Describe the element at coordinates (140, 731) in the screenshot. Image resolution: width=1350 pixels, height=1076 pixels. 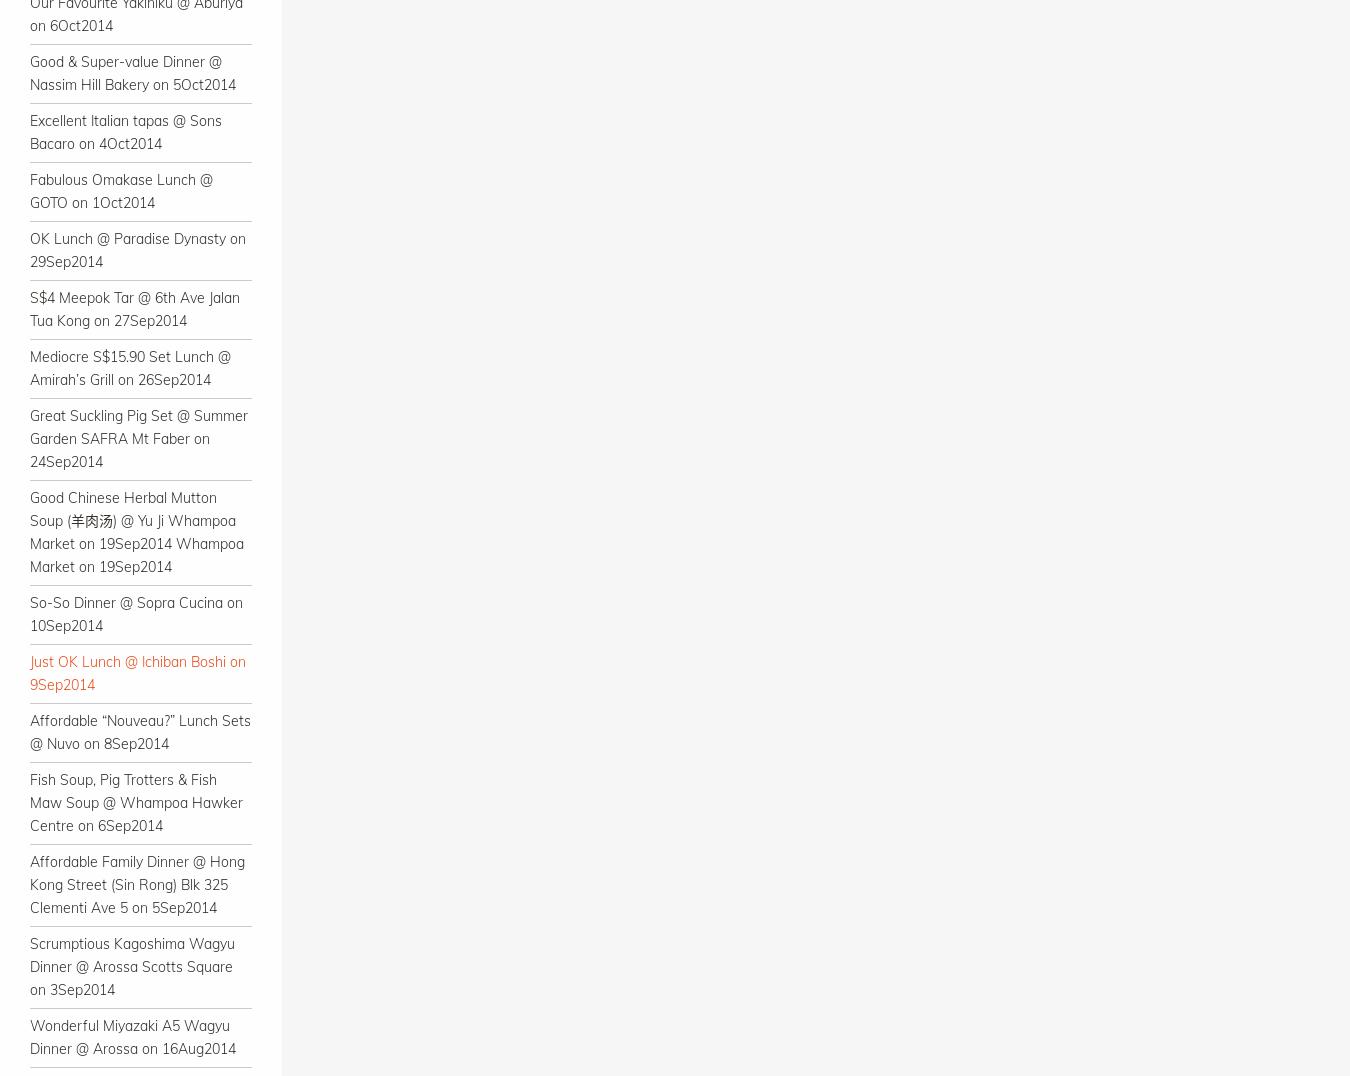
I see `'Affordable “Nouveau?” Lunch Sets @ Nuvo on 8Sep2014'` at that location.